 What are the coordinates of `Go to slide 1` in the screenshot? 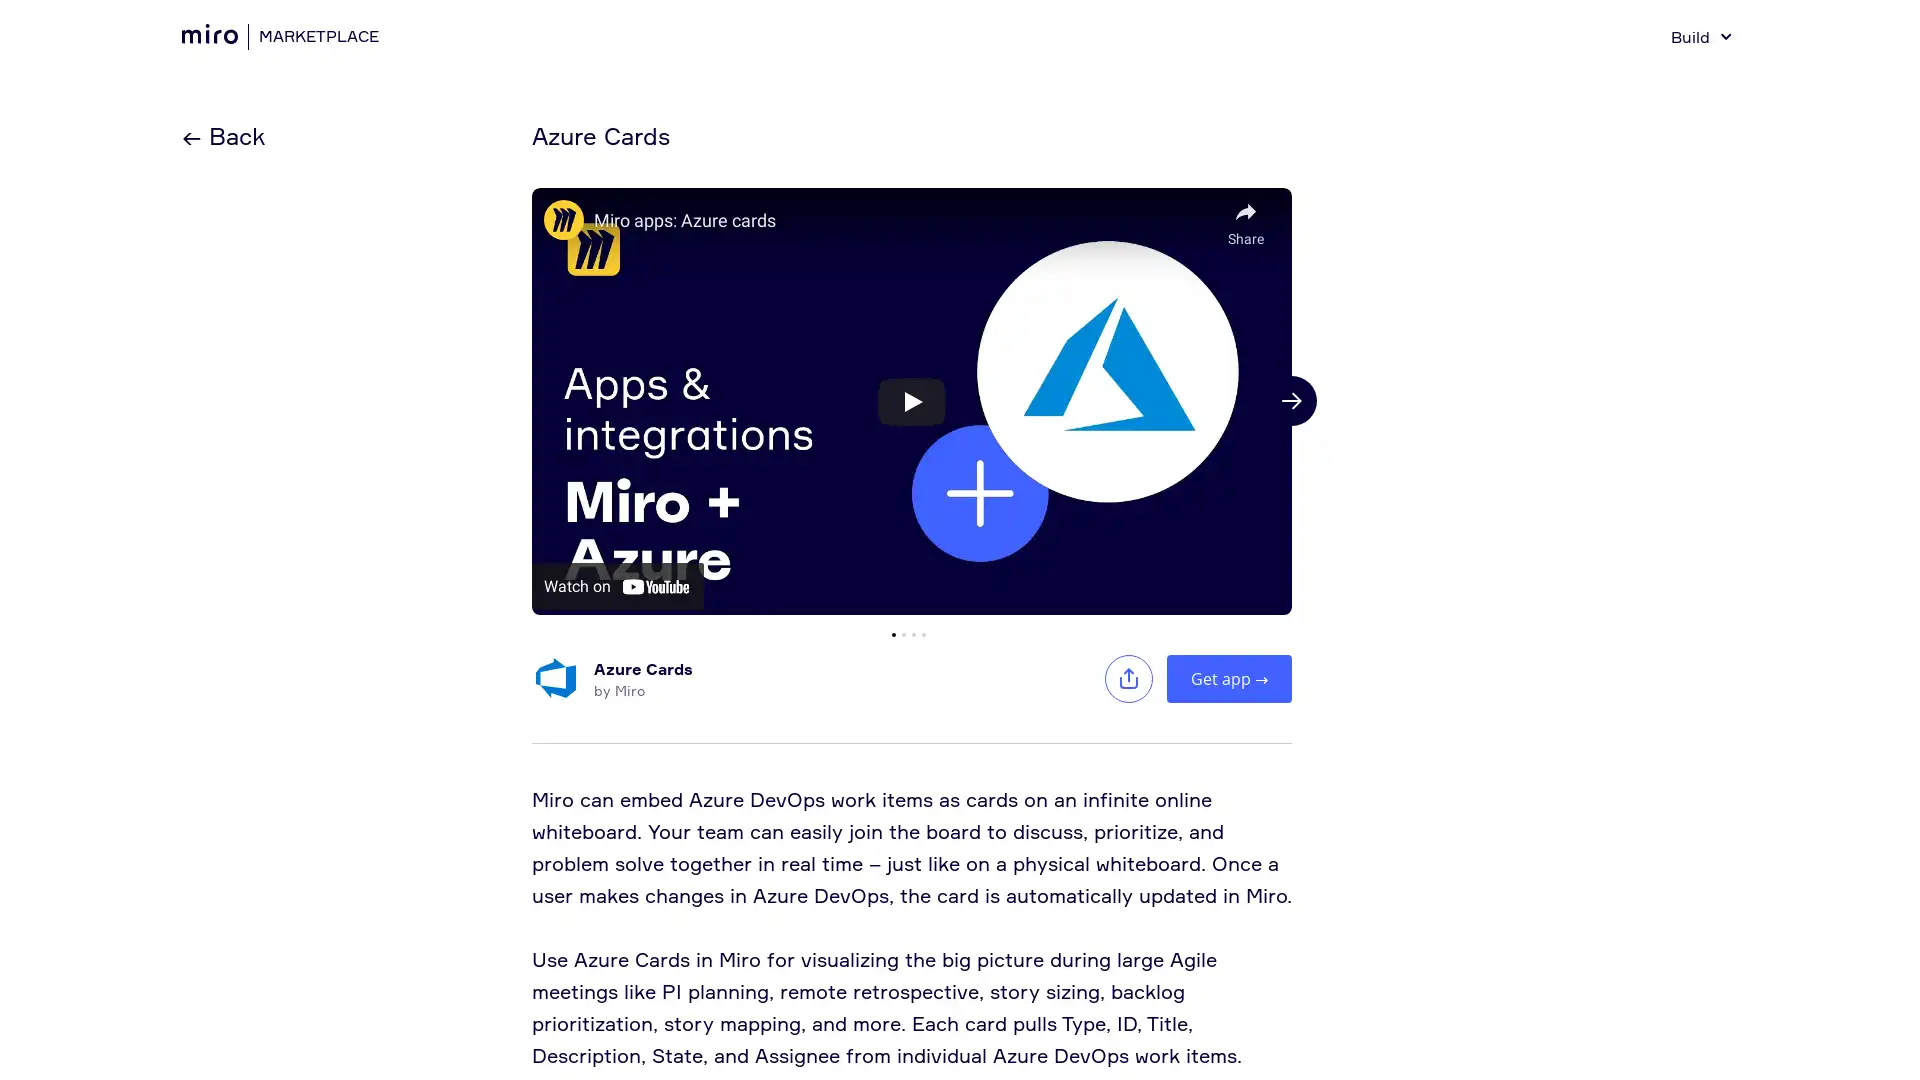 It's located at (892, 633).